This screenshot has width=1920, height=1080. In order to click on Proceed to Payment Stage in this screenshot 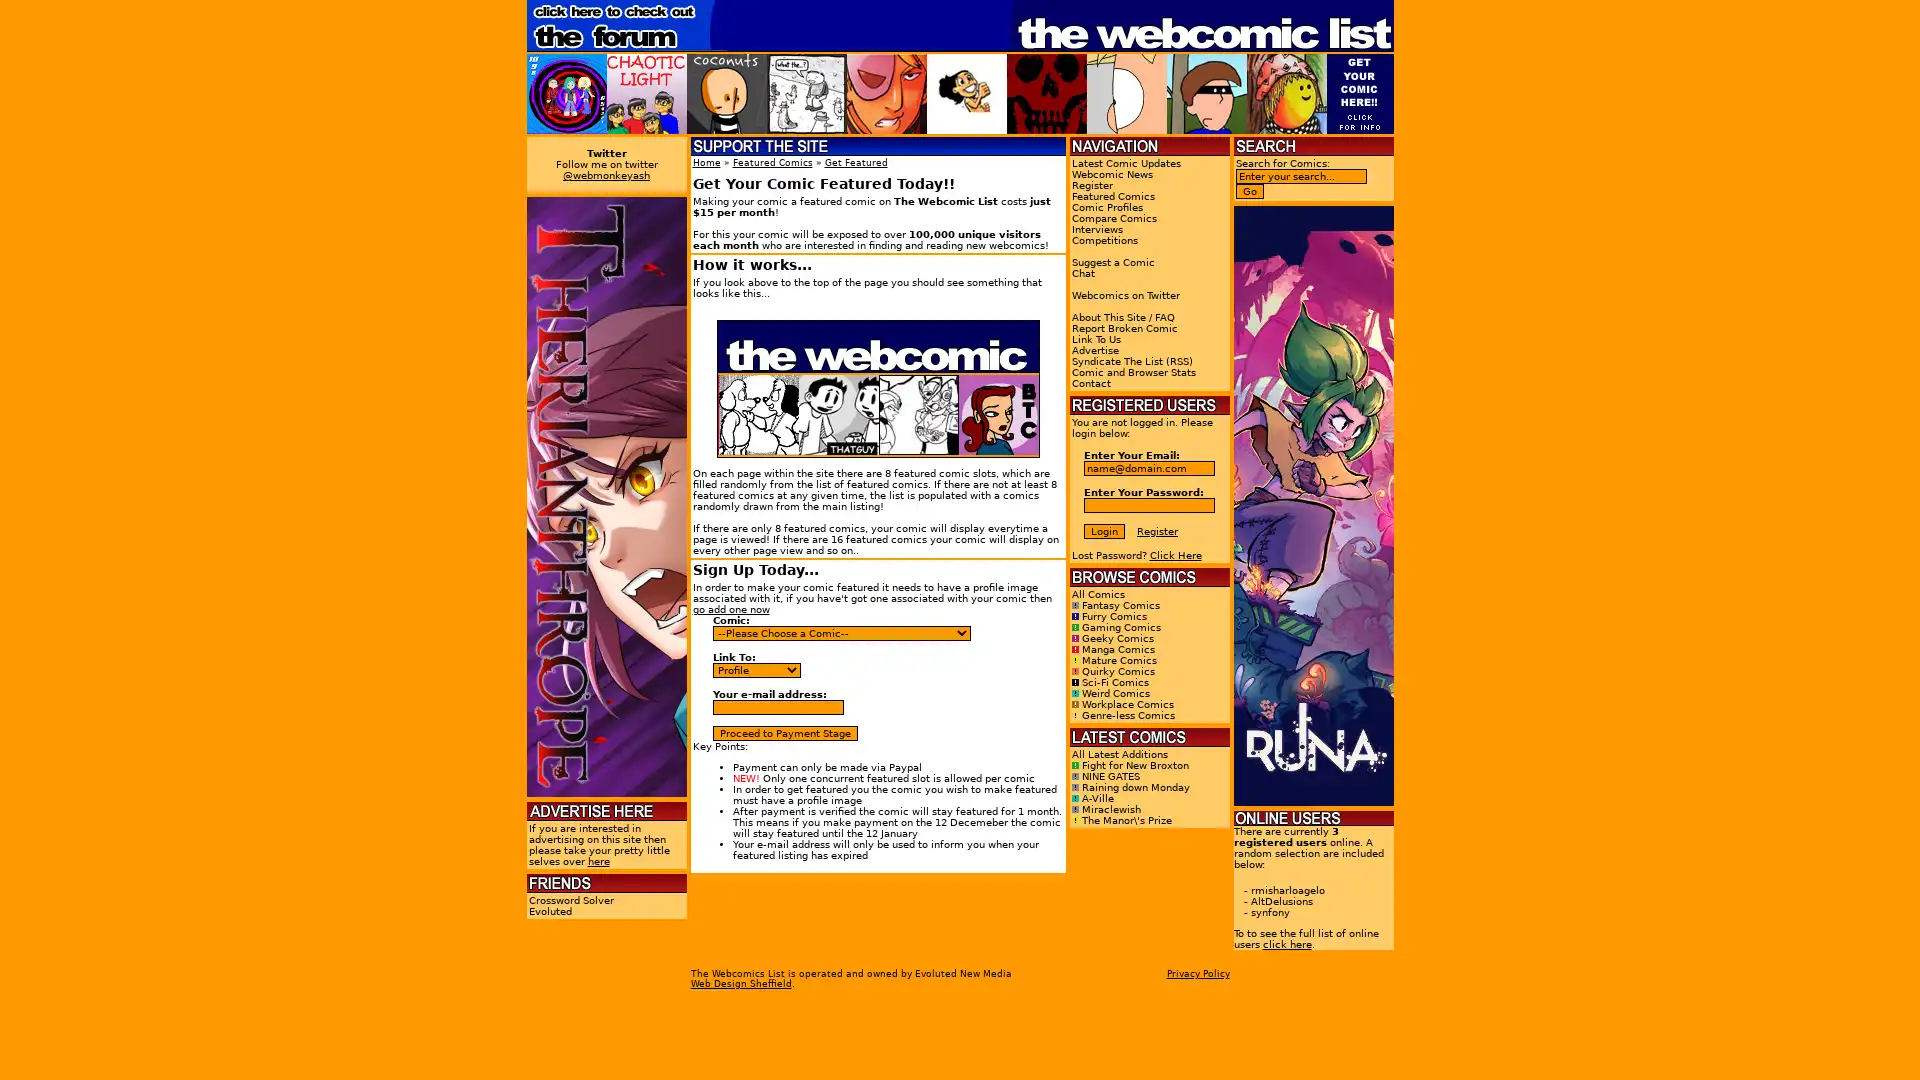, I will do `click(783, 733)`.